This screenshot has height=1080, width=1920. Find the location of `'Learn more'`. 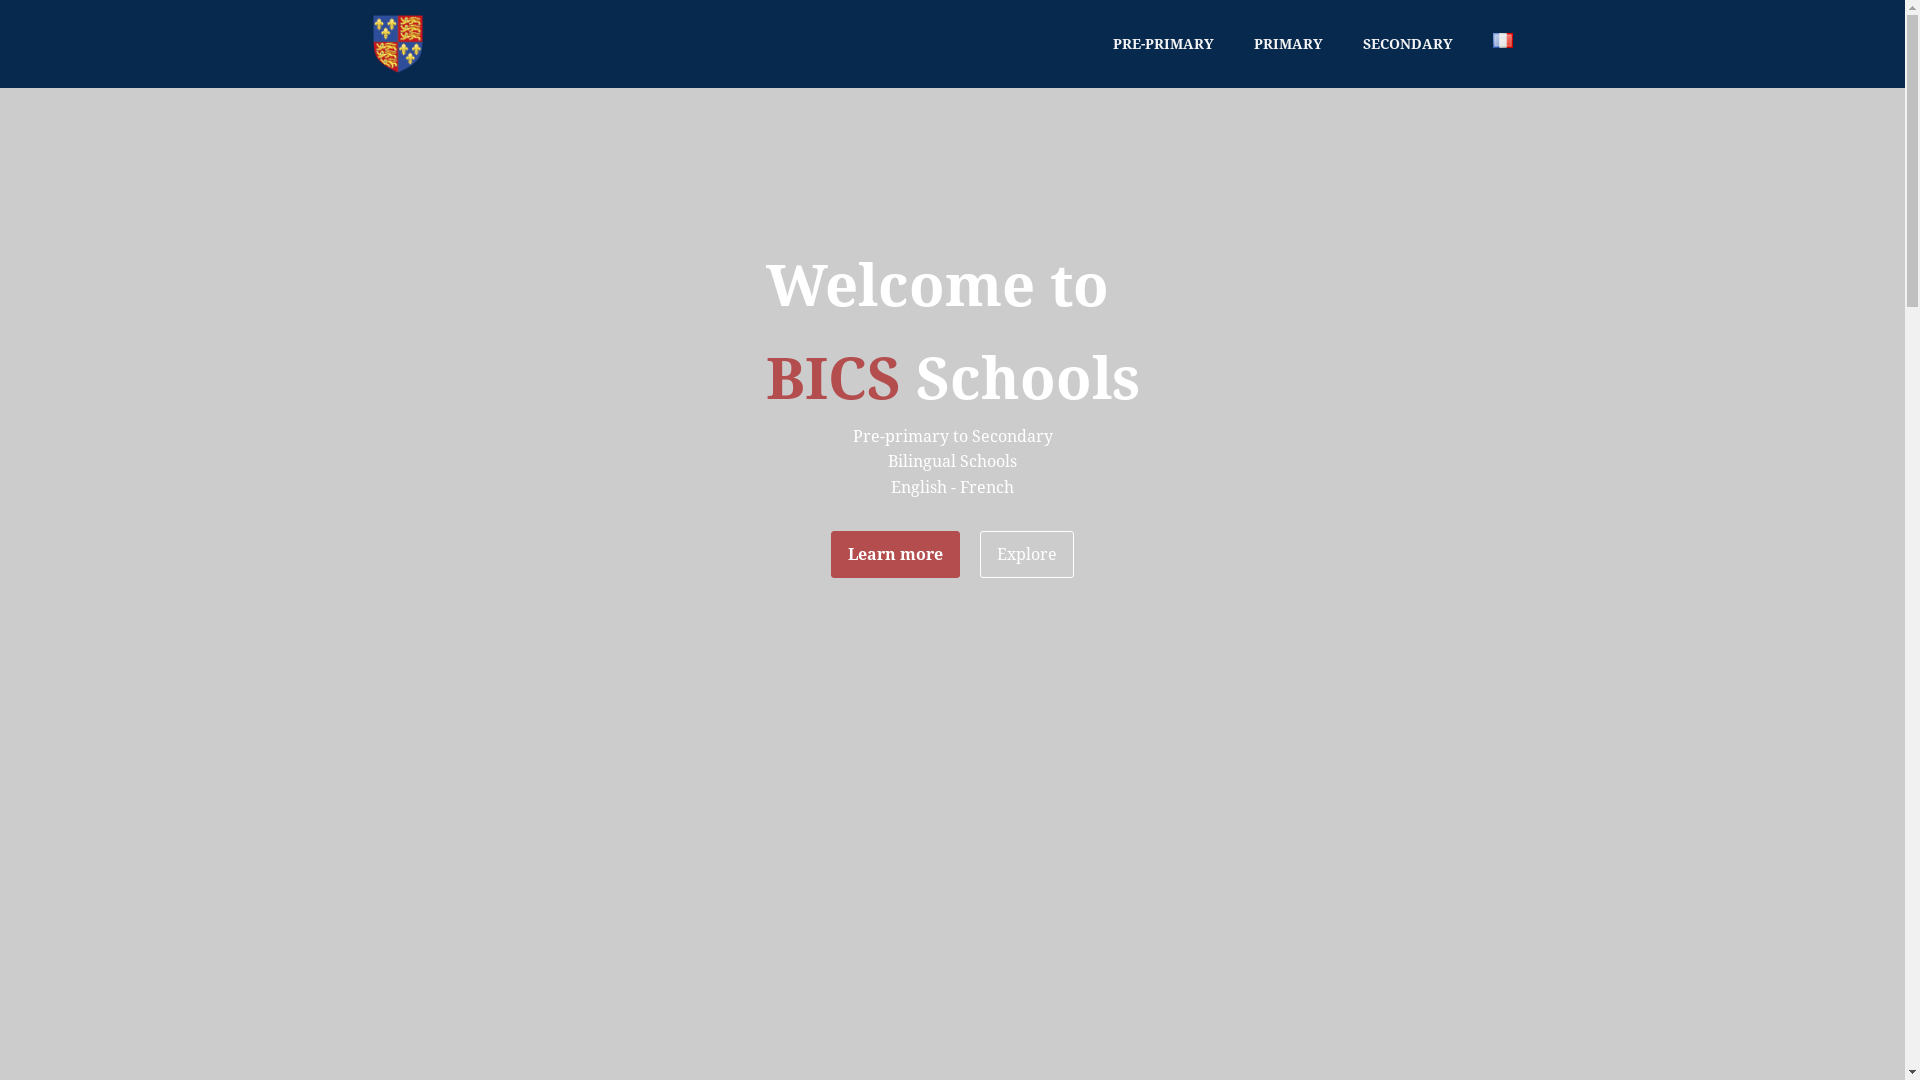

'Learn more' is located at coordinates (830, 555).